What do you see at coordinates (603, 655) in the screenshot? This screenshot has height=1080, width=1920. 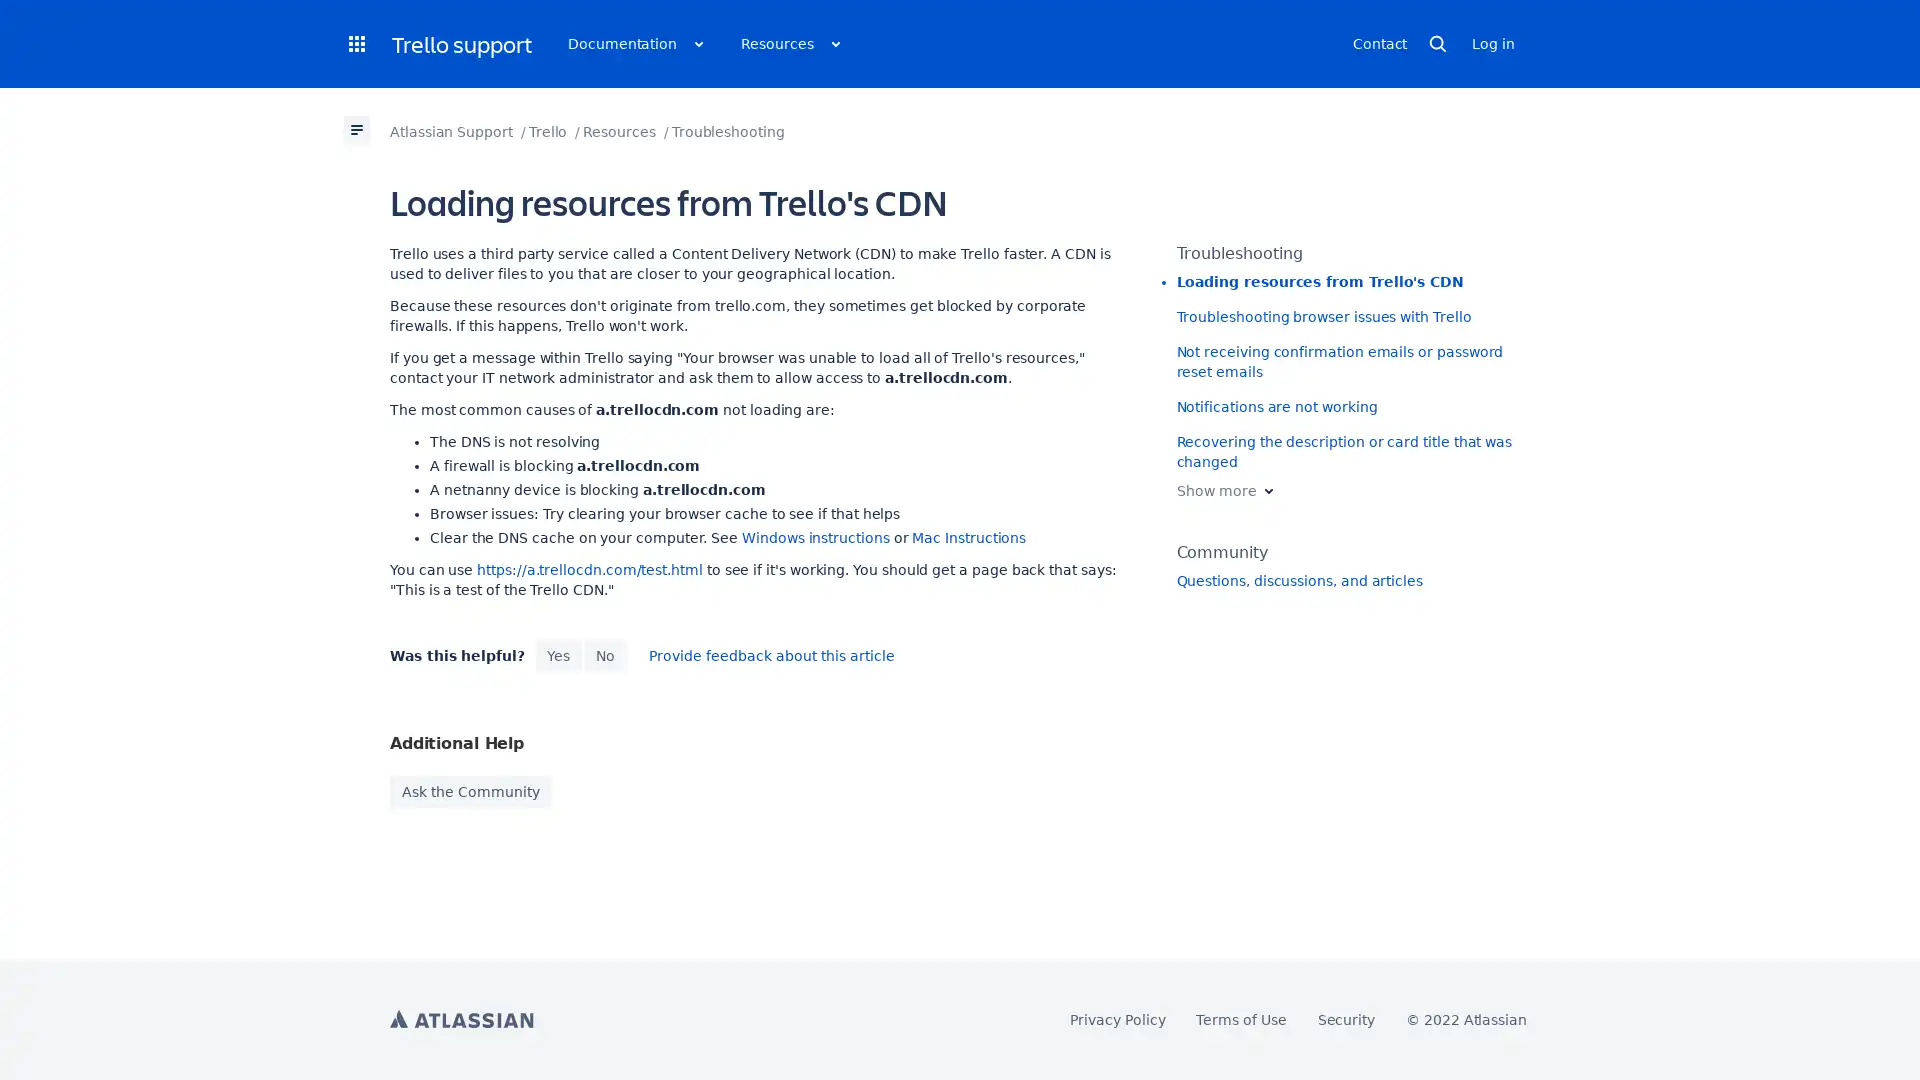 I see `No` at bounding box center [603, 655].